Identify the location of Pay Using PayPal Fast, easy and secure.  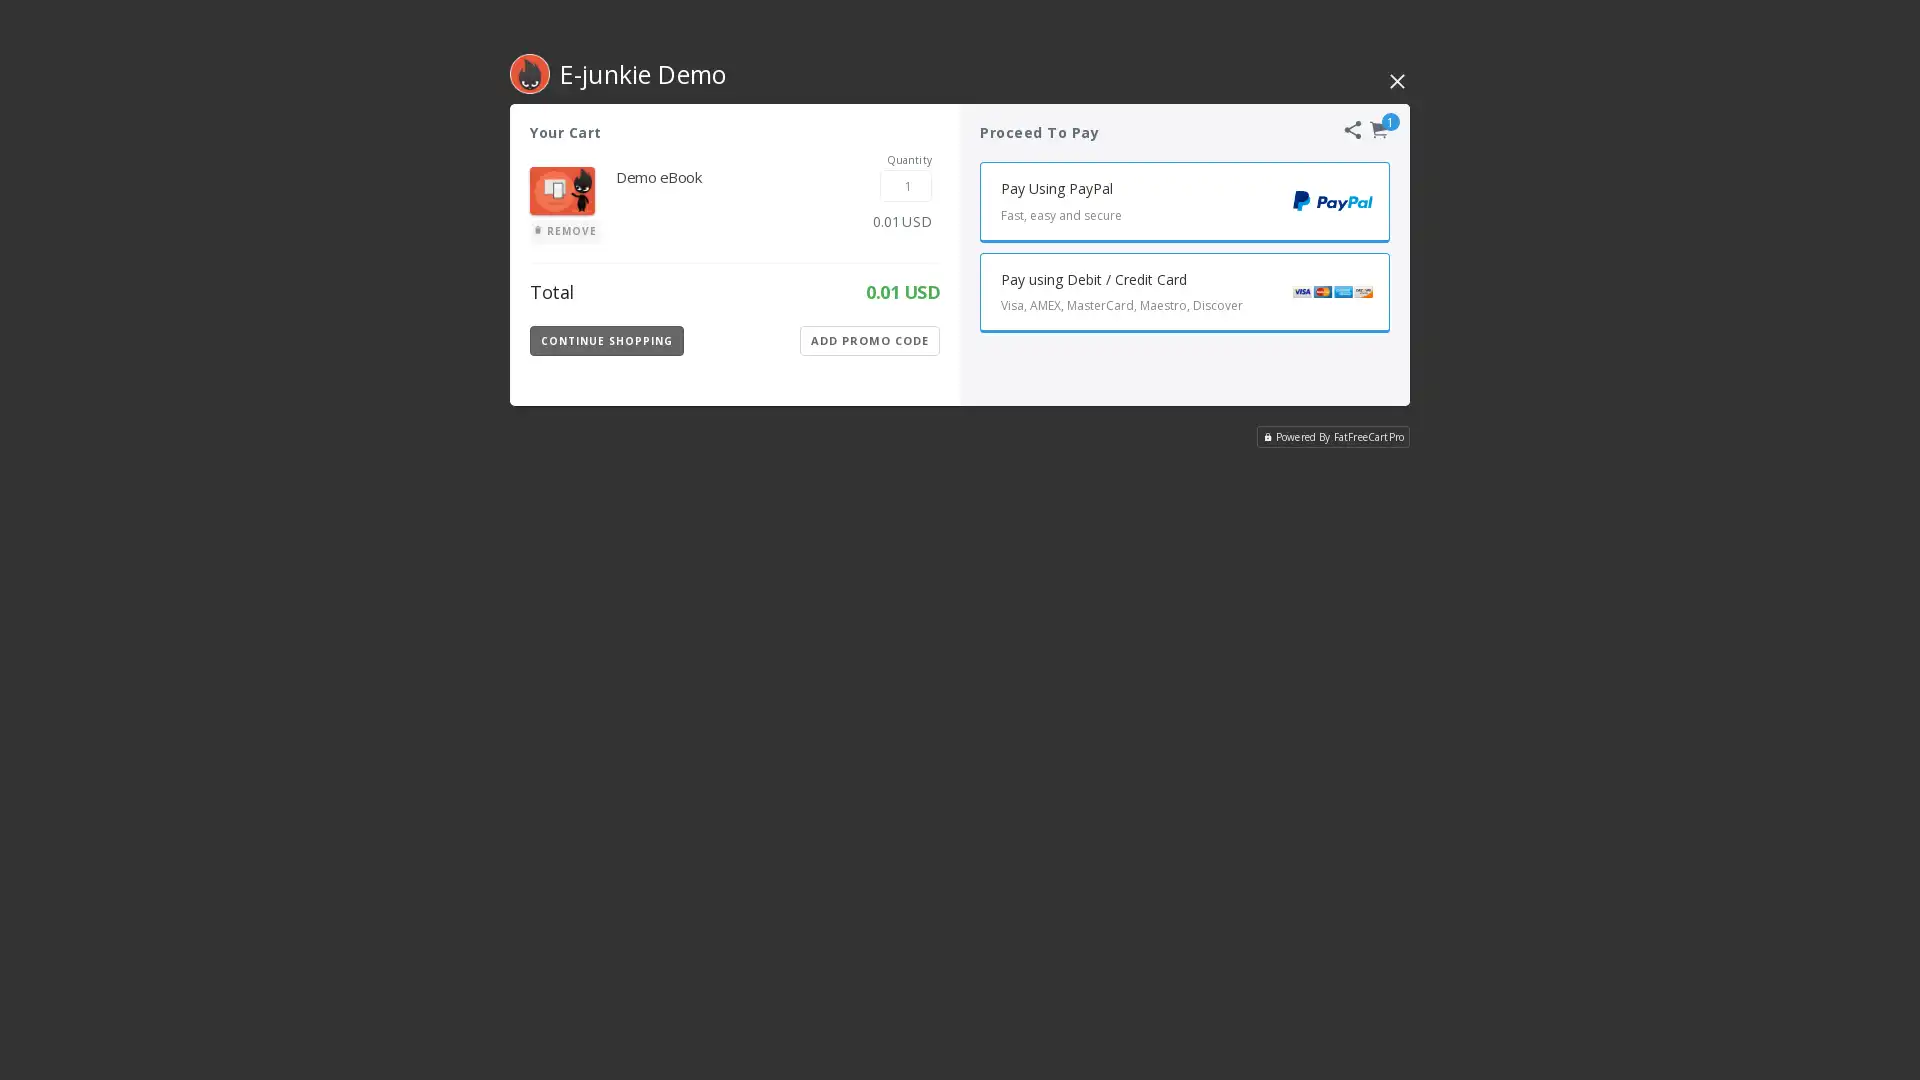
(1185, 201).